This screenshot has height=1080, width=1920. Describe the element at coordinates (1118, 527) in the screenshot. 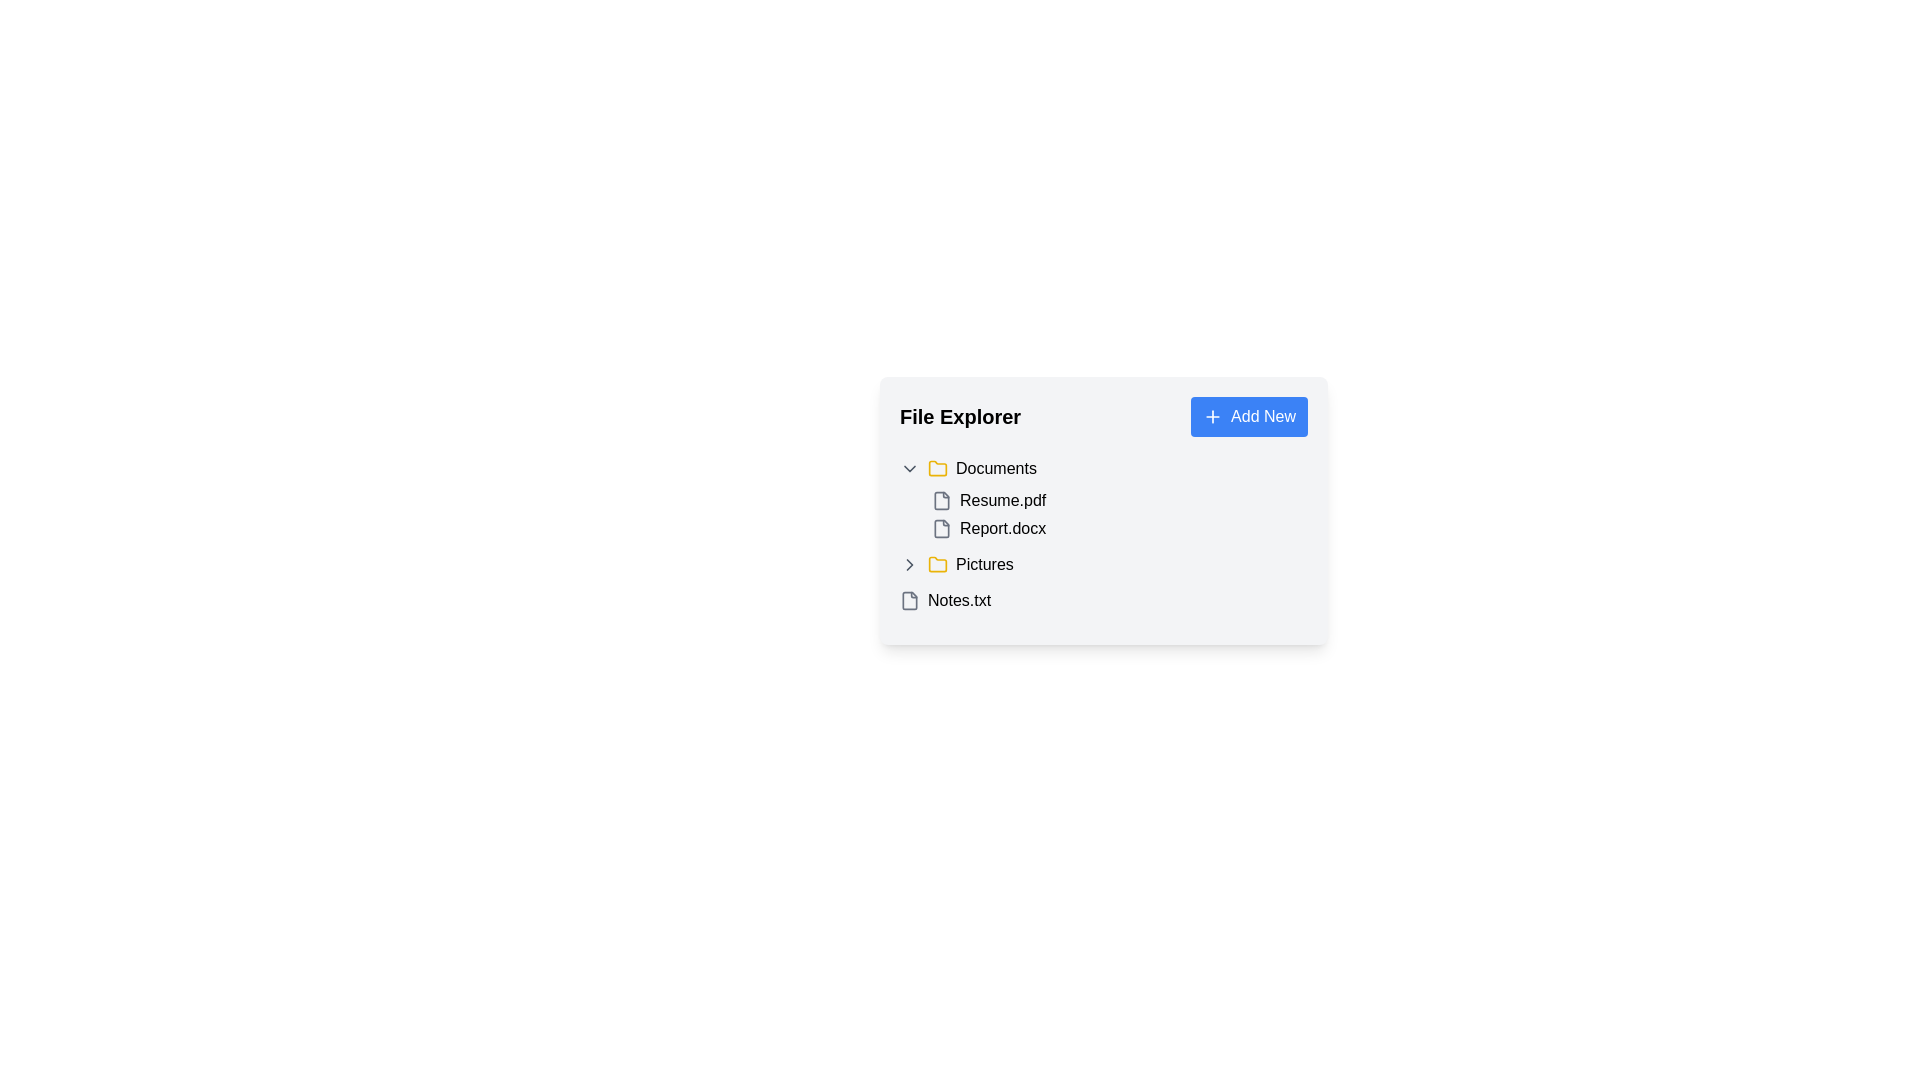

I see `to select the file list item displaying the filename 'Report.docx' in the 'Documents' folder of the File Explorer` at that location.